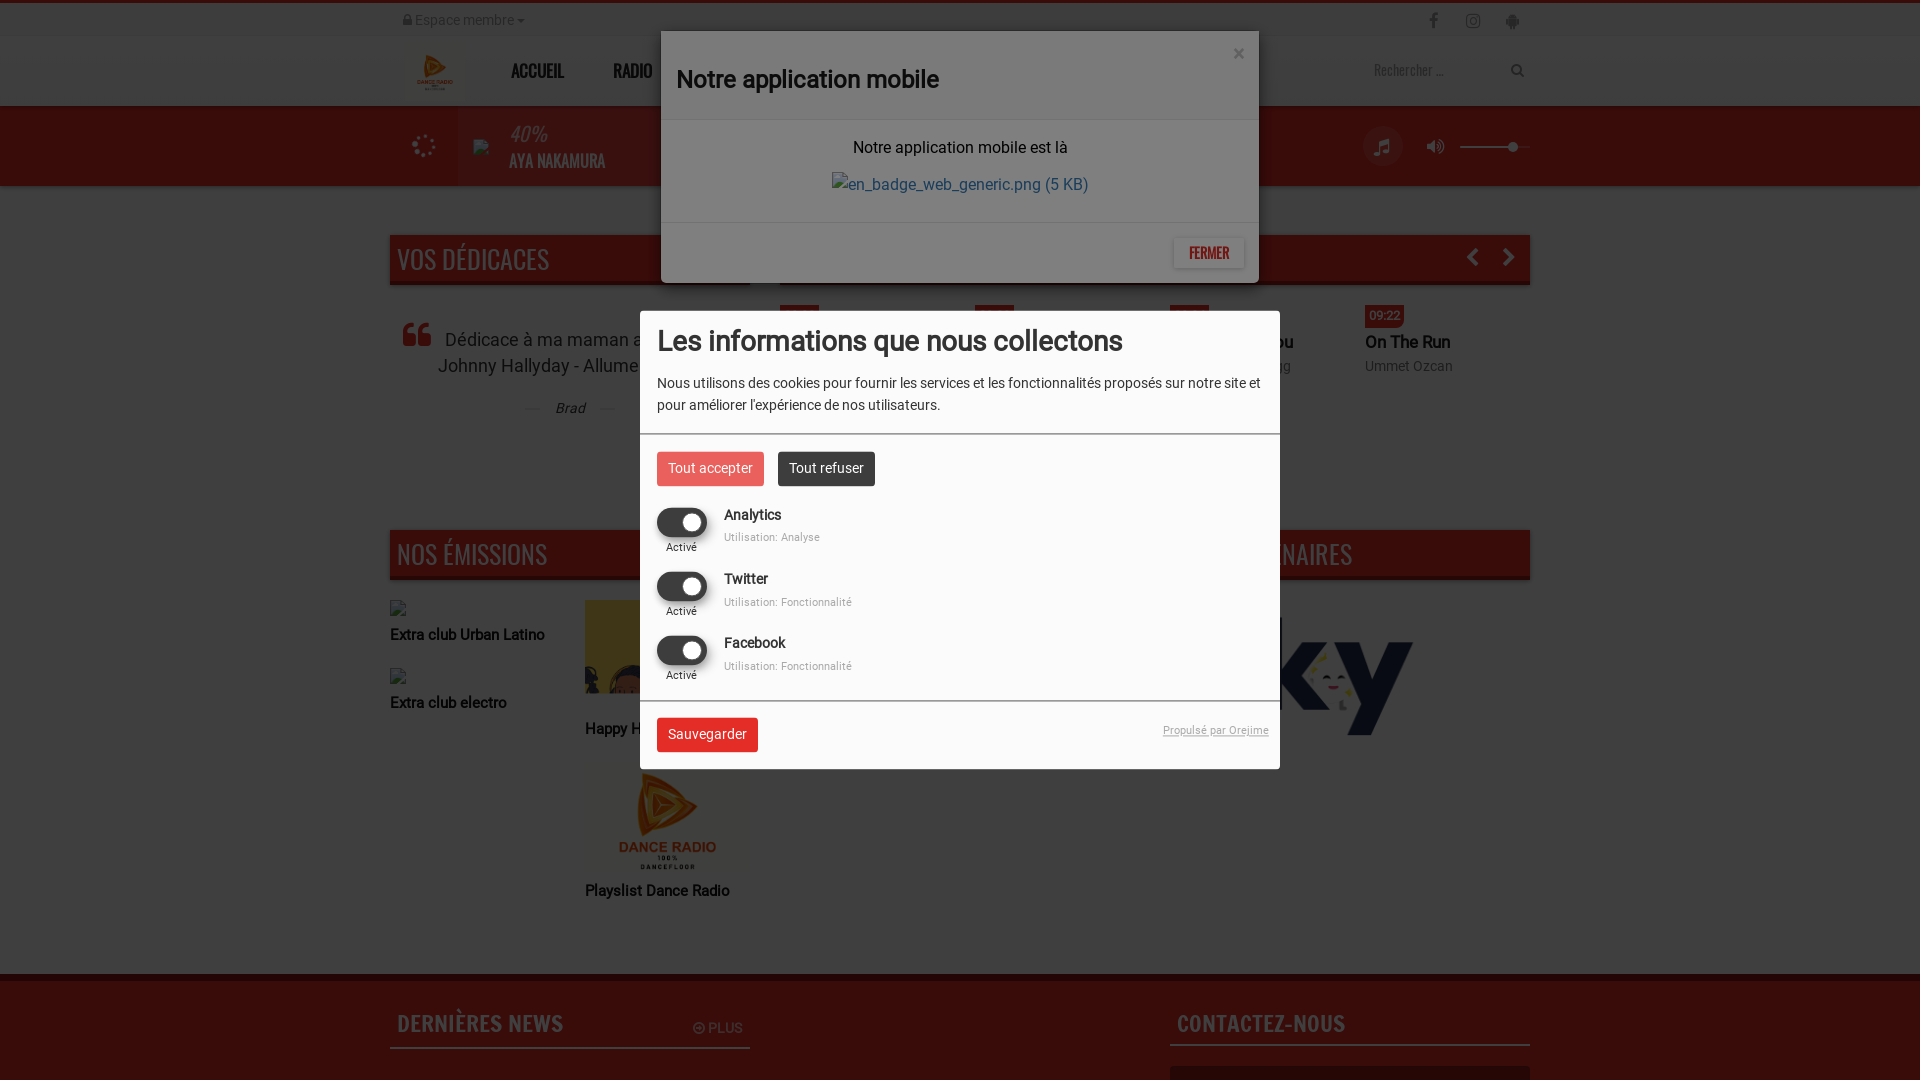  I want to click on 'Tout refuser', so click(776, 468).